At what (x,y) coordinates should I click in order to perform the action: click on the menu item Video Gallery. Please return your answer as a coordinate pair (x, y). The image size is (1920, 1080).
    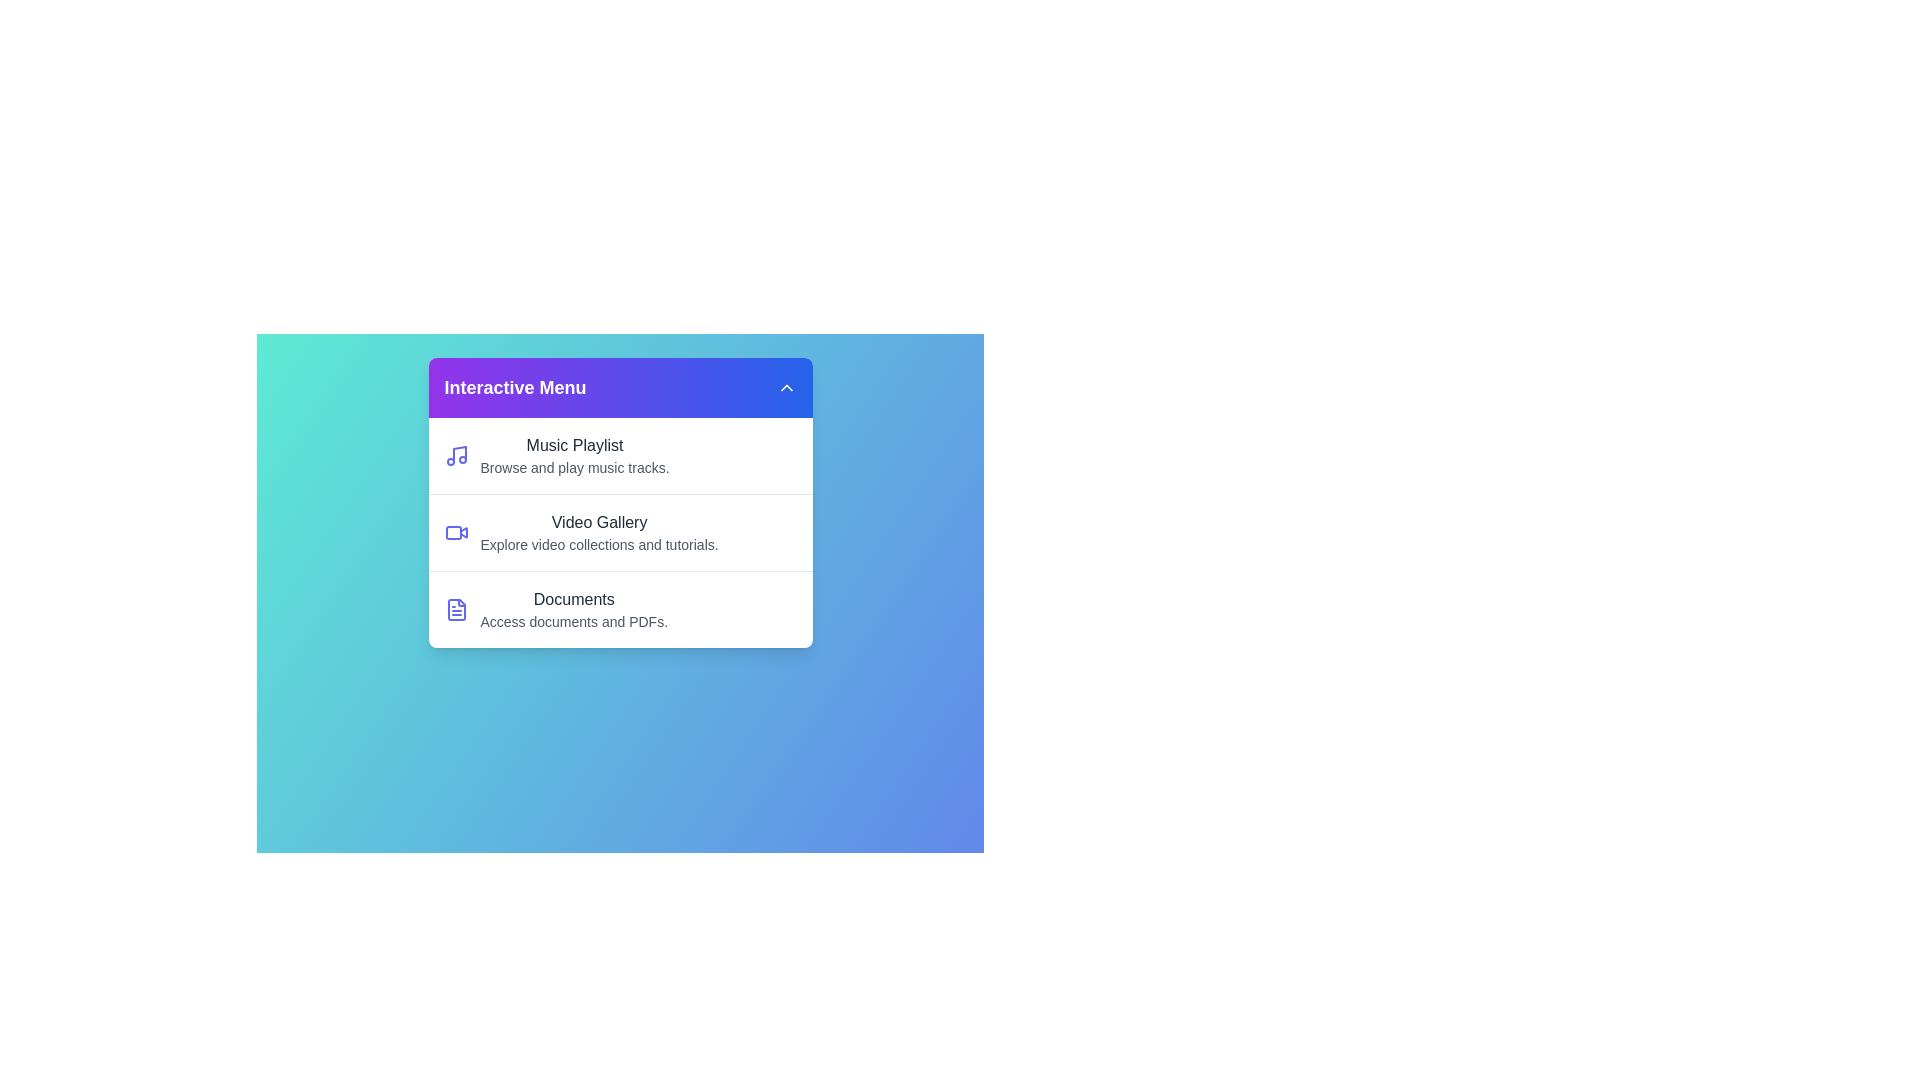
    Looking at the image, I should click on (619, 531).